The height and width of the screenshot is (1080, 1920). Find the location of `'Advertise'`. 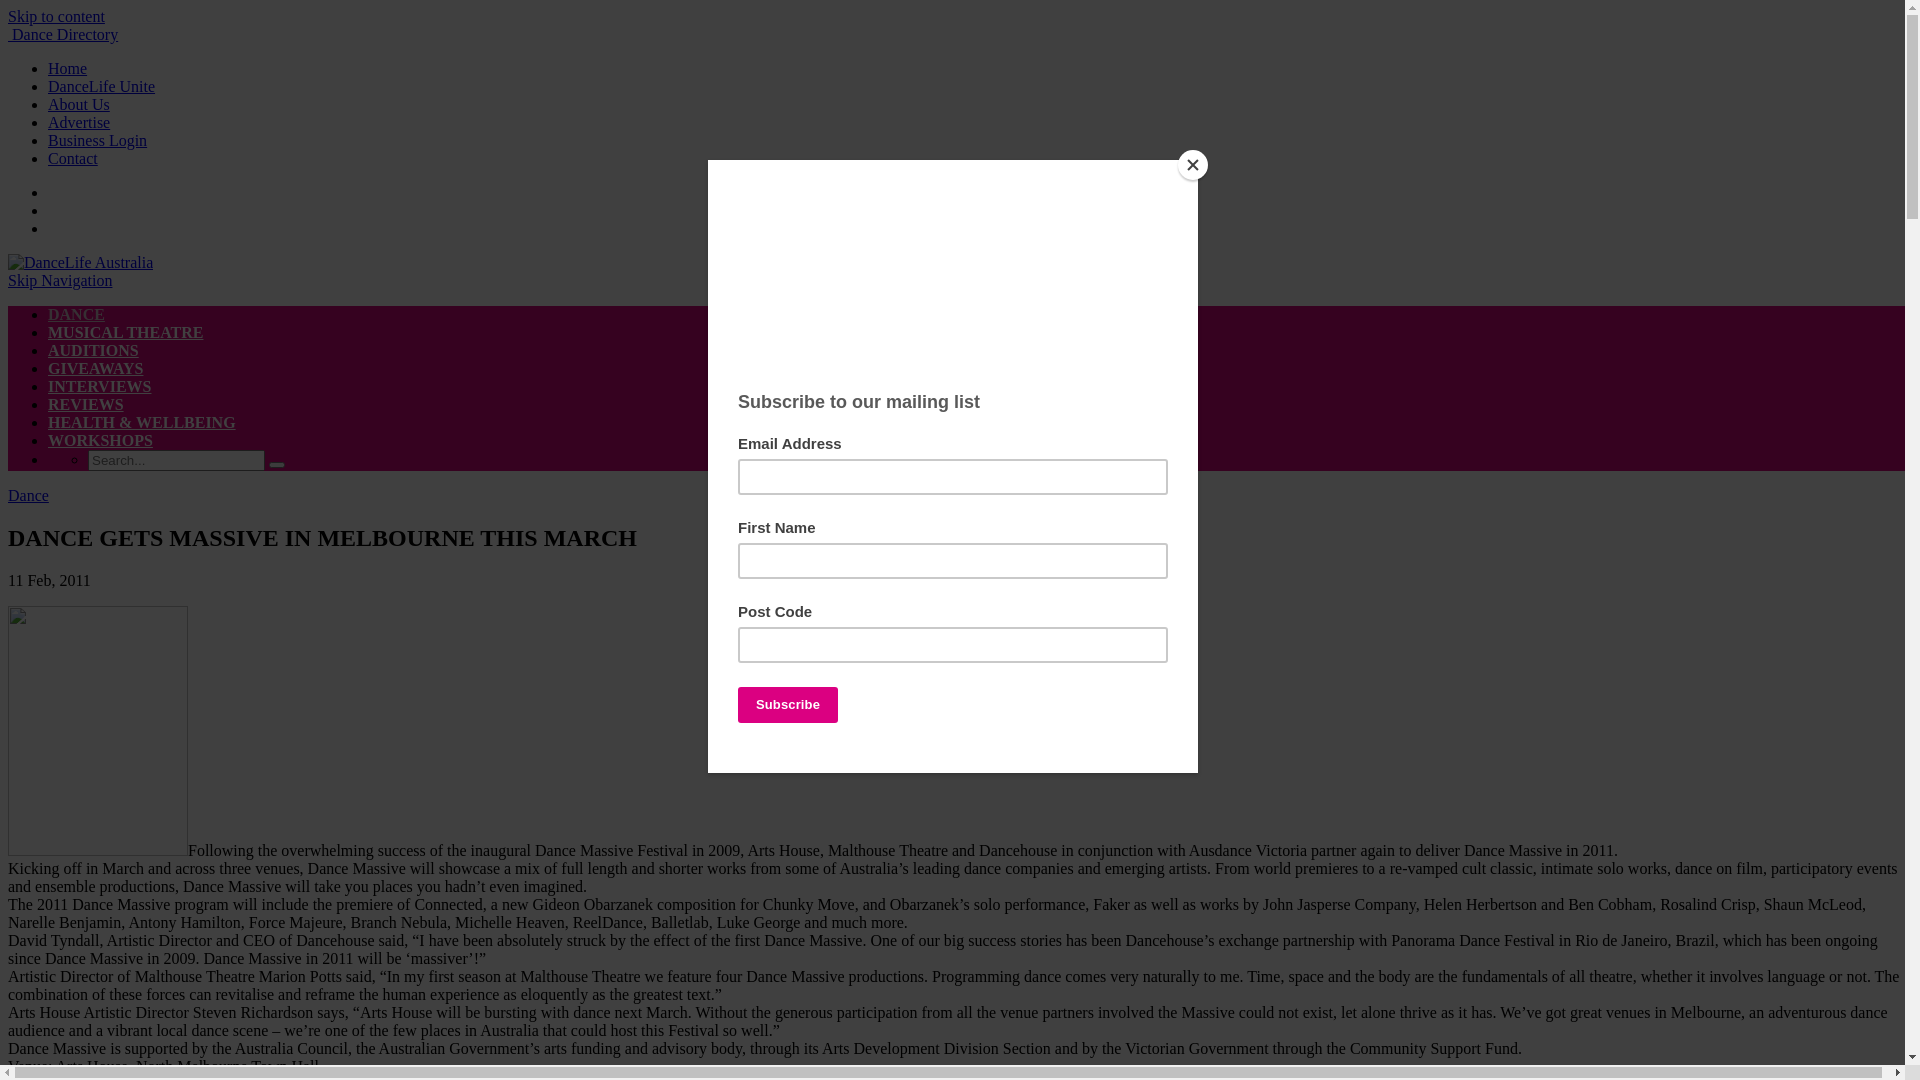

'Advertise' is located at coordinates (78, 122).